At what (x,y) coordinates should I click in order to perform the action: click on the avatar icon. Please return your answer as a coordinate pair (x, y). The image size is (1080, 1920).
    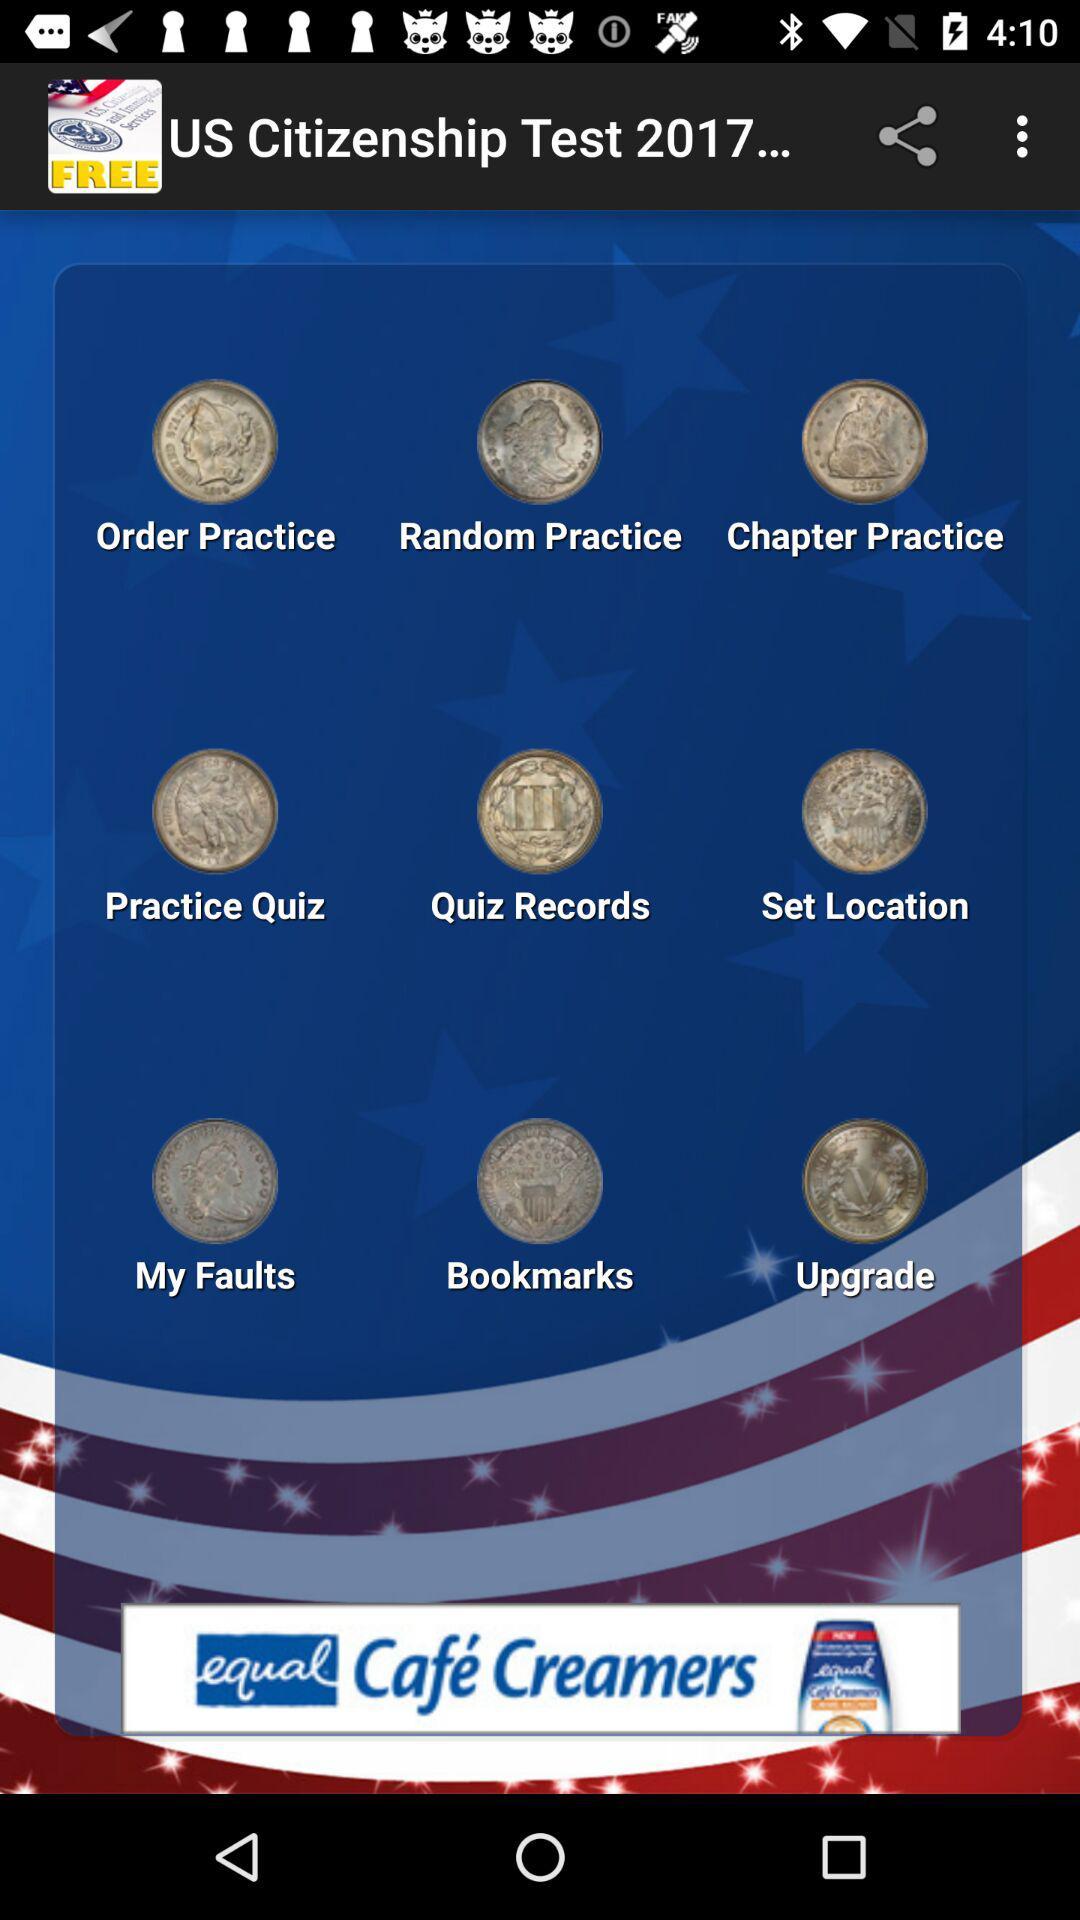
    Looking at the image, I should click on (863, 1181).